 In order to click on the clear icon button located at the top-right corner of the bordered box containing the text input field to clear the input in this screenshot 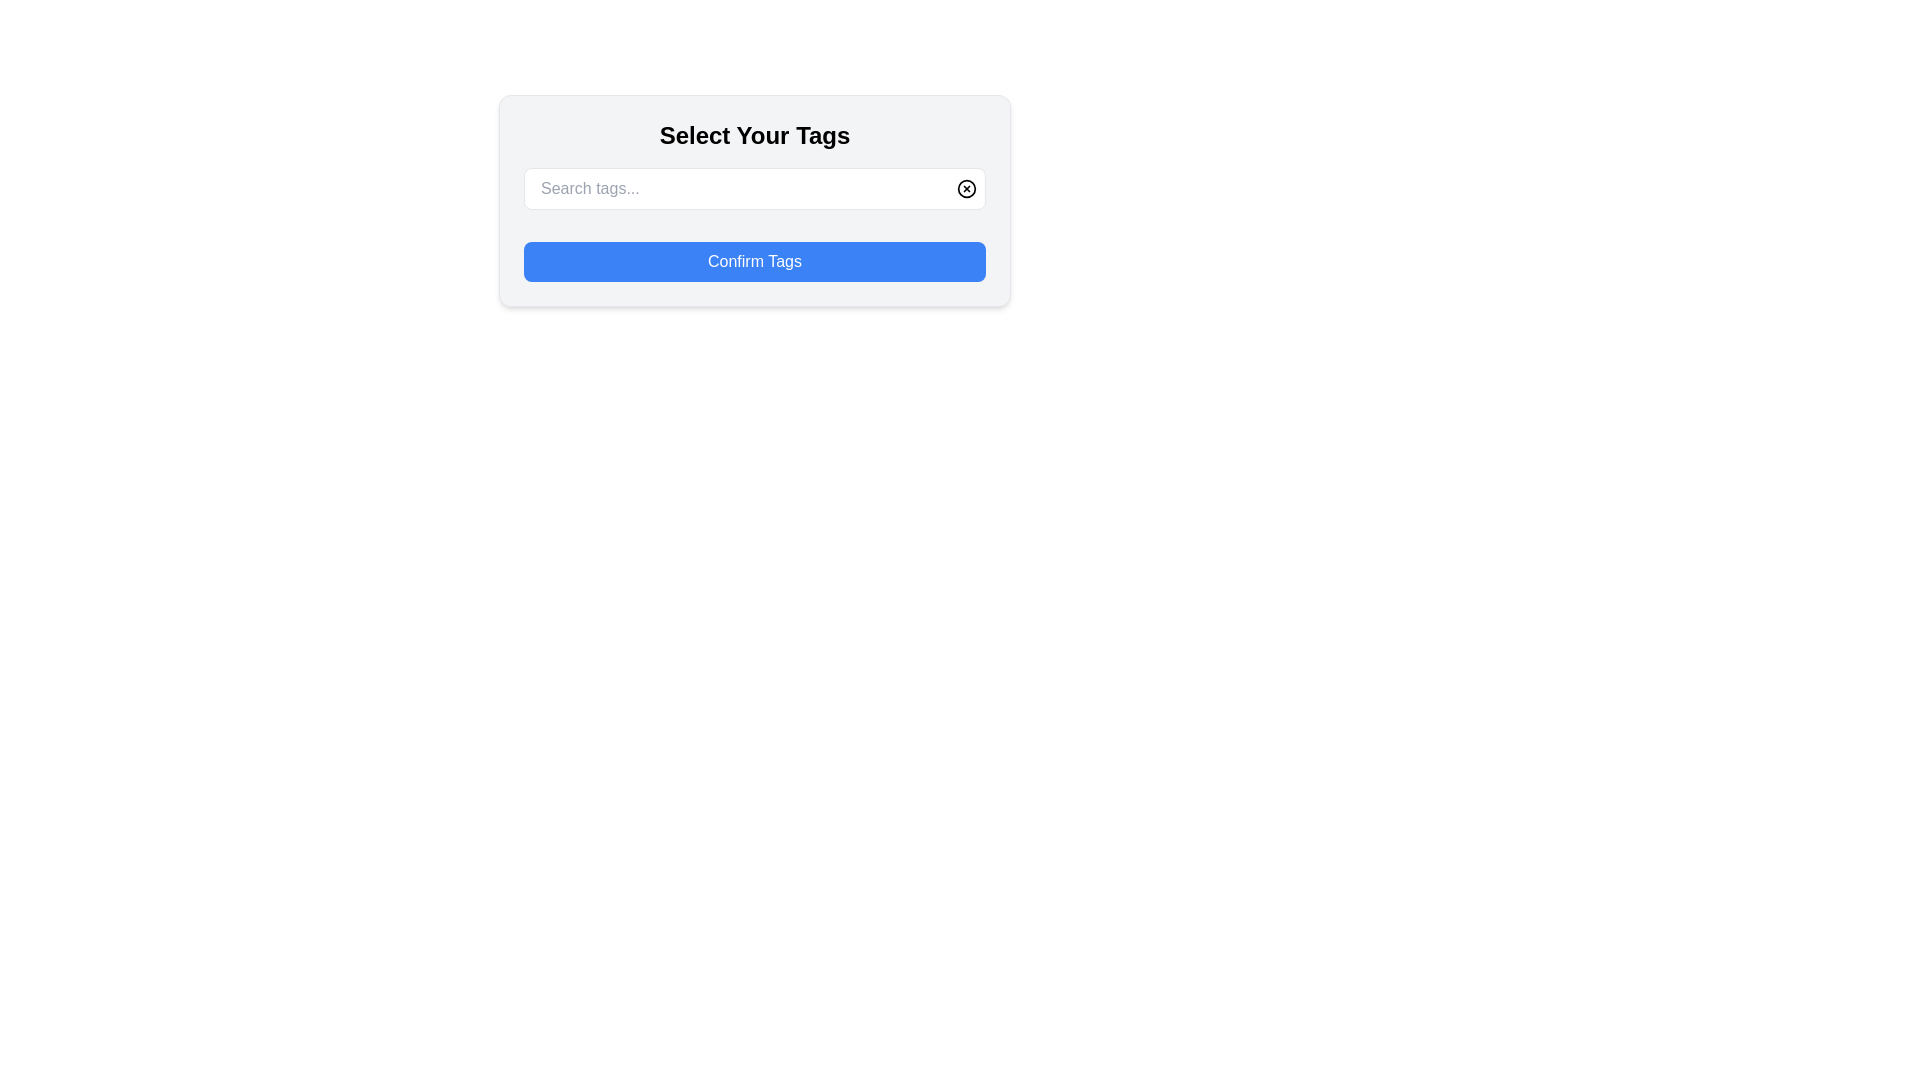, I will do `click(966, 189)`.